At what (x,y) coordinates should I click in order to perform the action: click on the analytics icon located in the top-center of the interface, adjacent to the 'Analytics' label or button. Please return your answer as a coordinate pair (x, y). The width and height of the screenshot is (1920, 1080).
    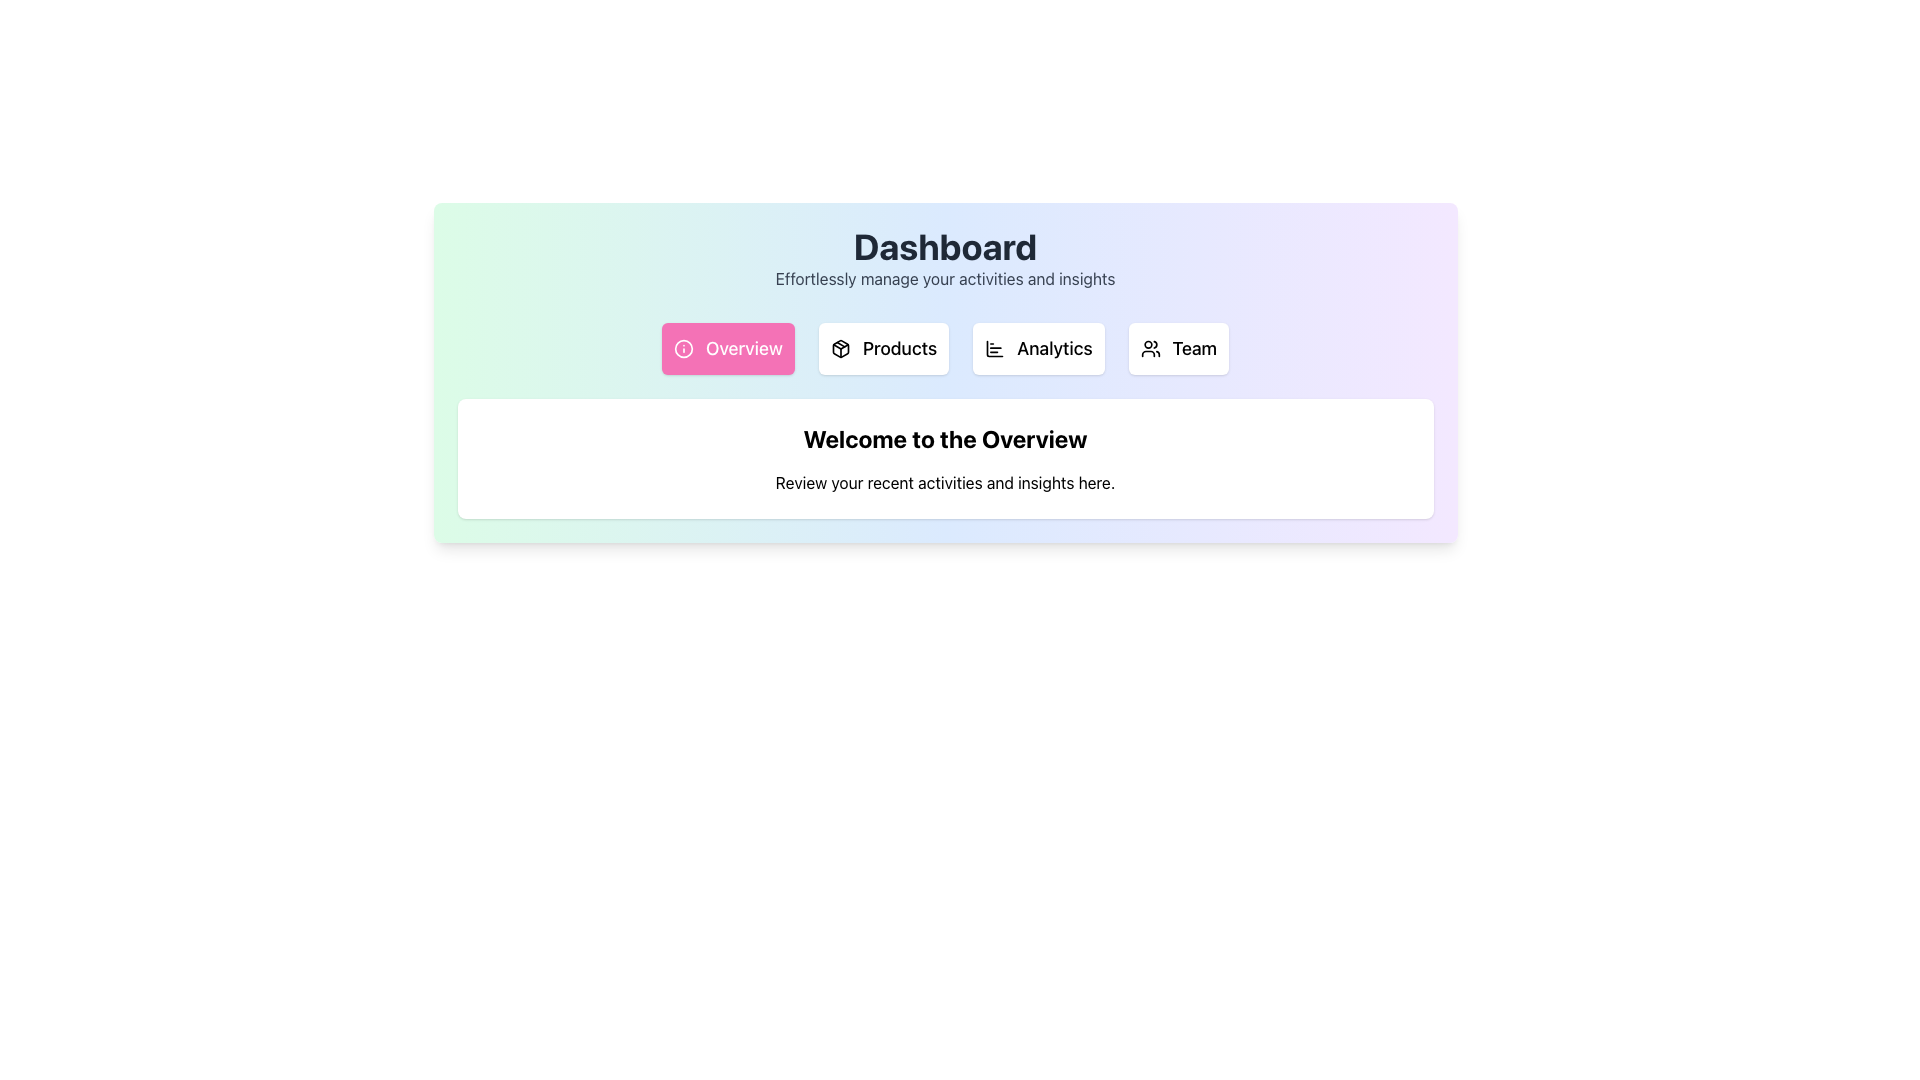
    Looking at the image, I should click on (995, 347).